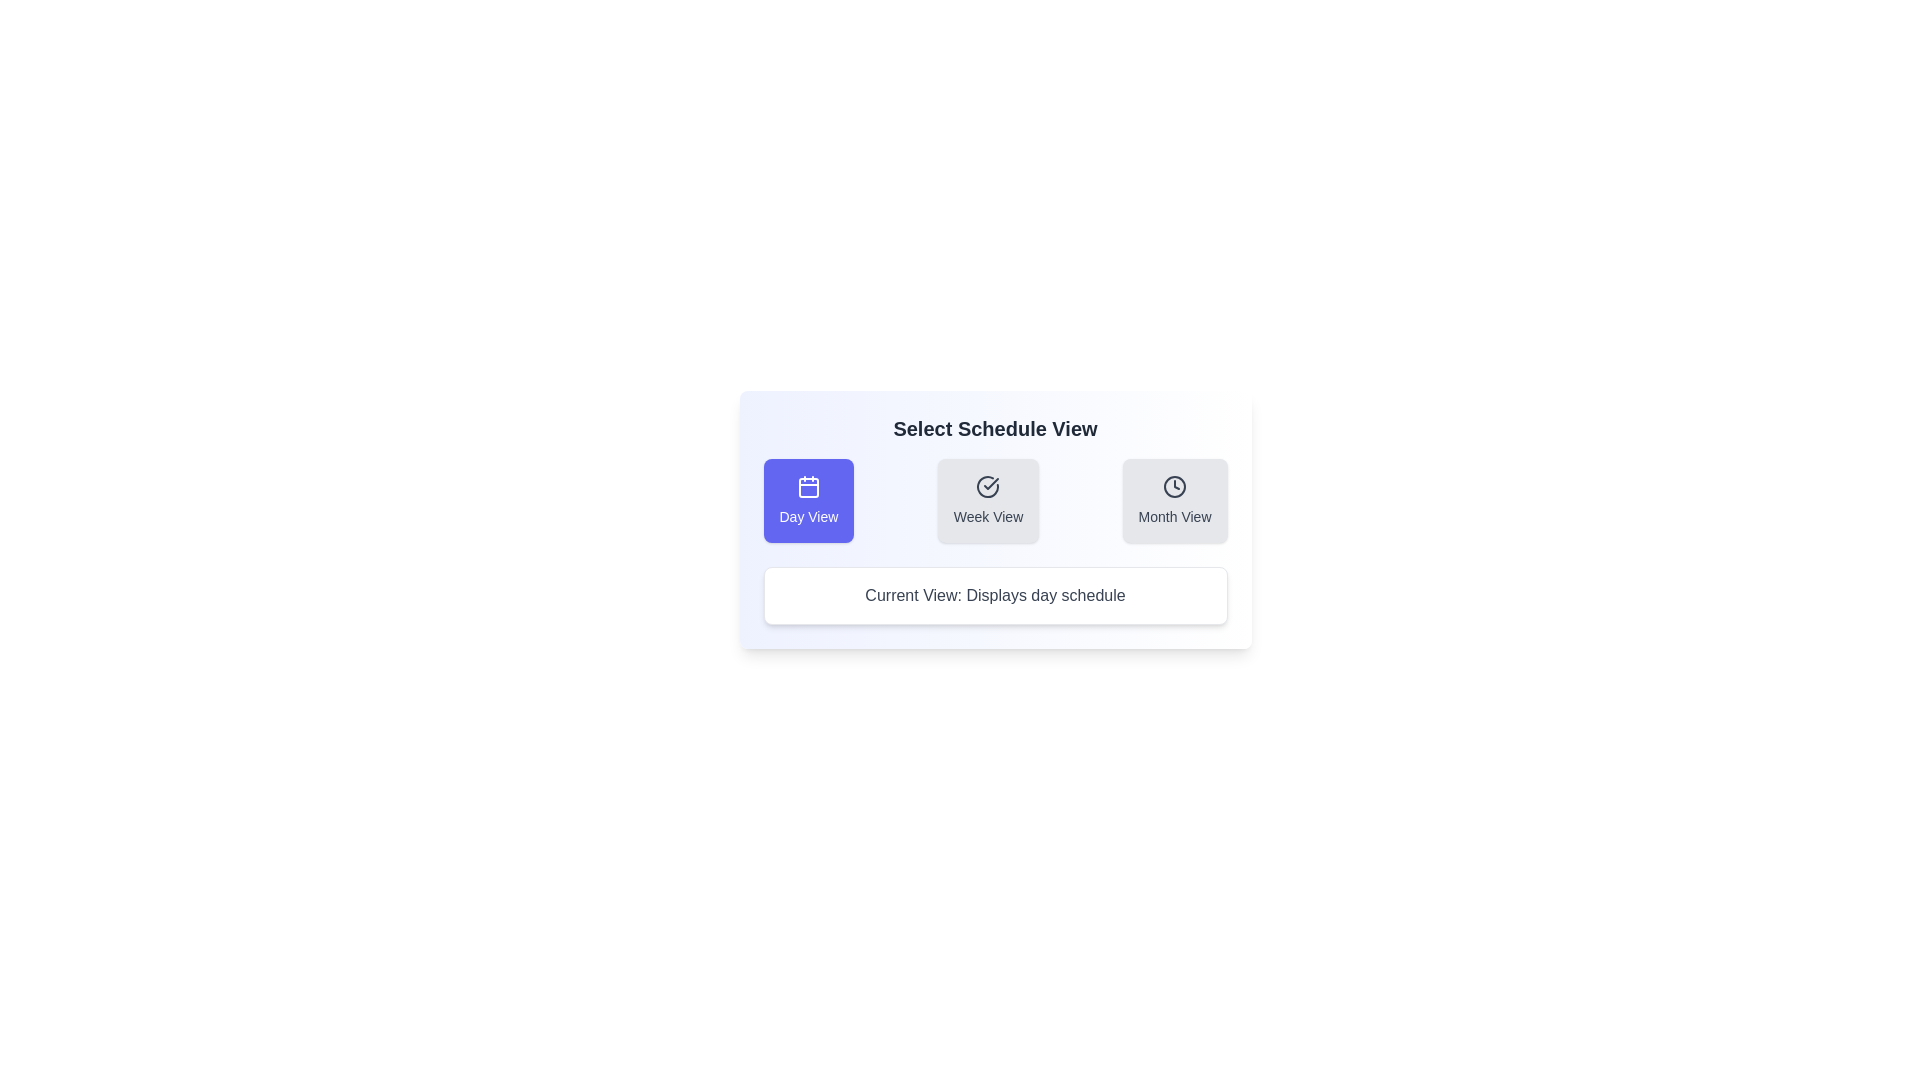 The image size is (1920, 1080). What do you see at coordinates (808, 500) in the screenshot?
I see `the button corresponding to the desired schedule view: Day View` at bounding box center [808, 500].